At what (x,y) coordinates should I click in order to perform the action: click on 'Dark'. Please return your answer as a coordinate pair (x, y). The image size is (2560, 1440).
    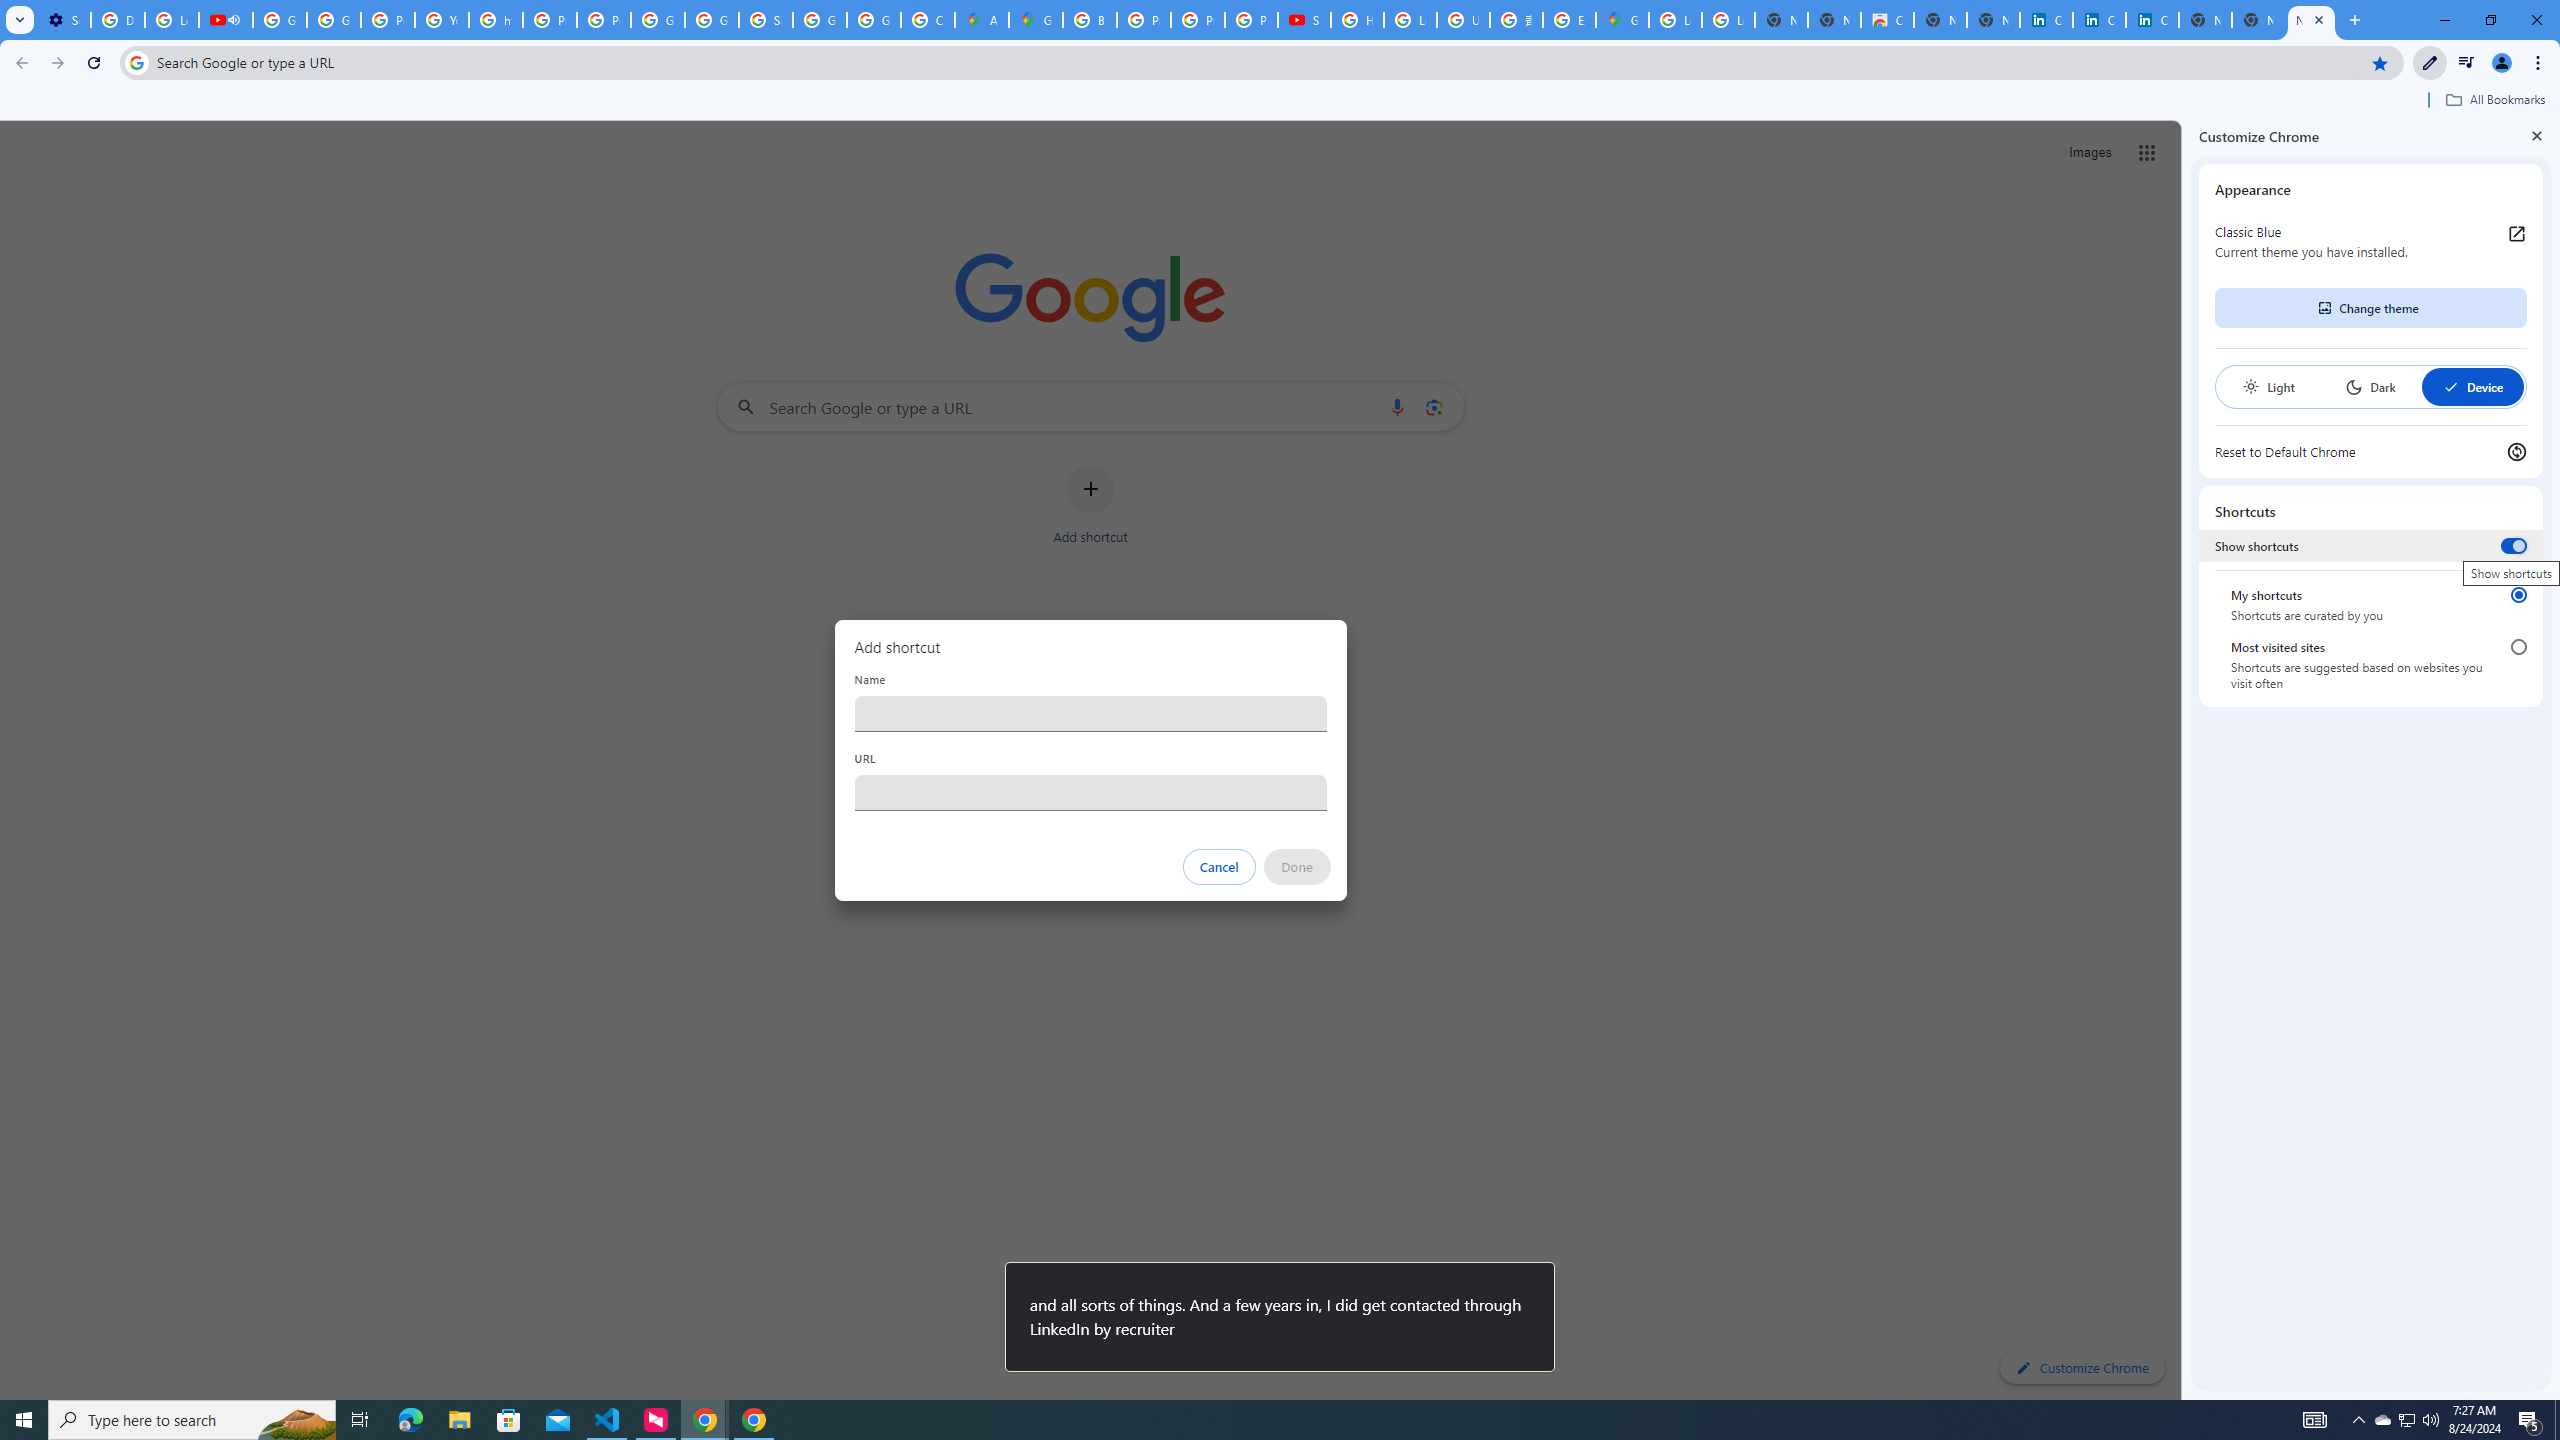
    Looking at the image, I should click on (2369, 386).